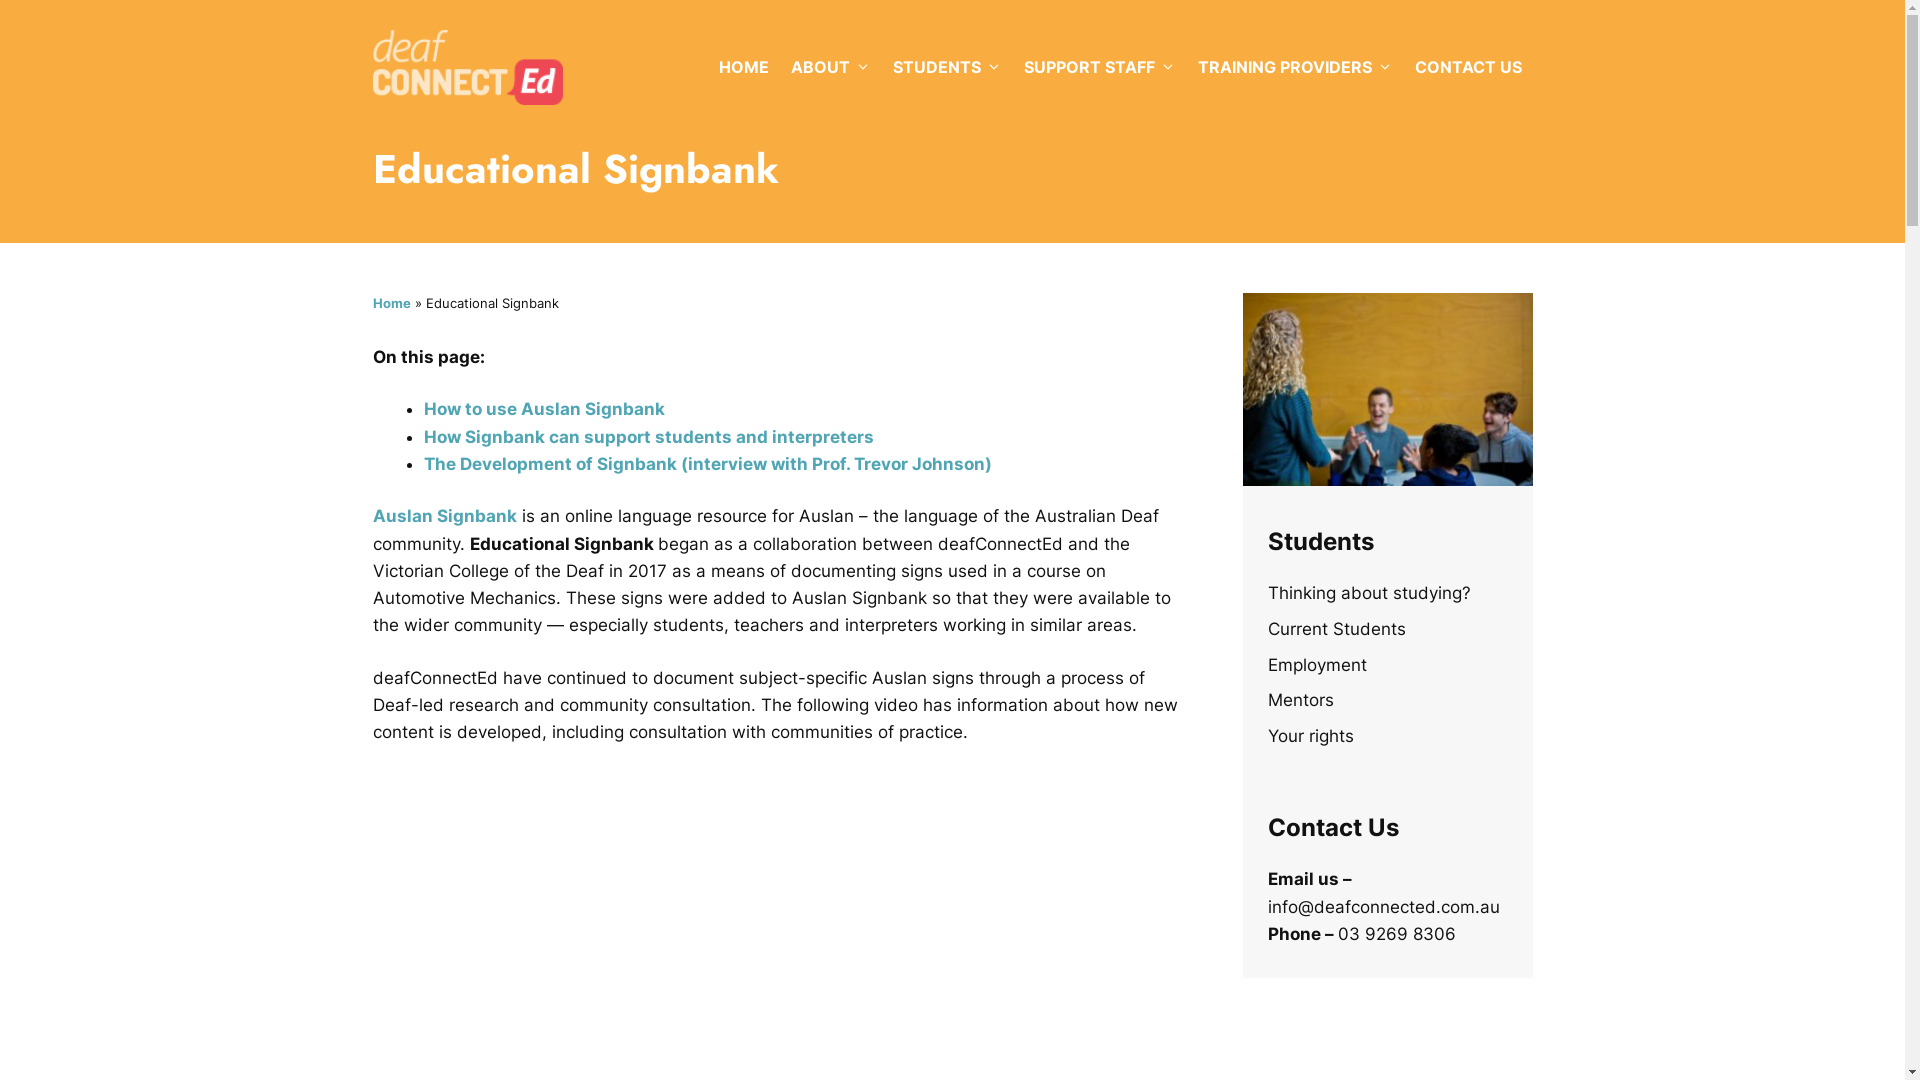 This screenshot has width=1920, height=1080. Describe the element at coordinates (946, 65) in the screenshot. I see `'STUDENTS'` at that location.